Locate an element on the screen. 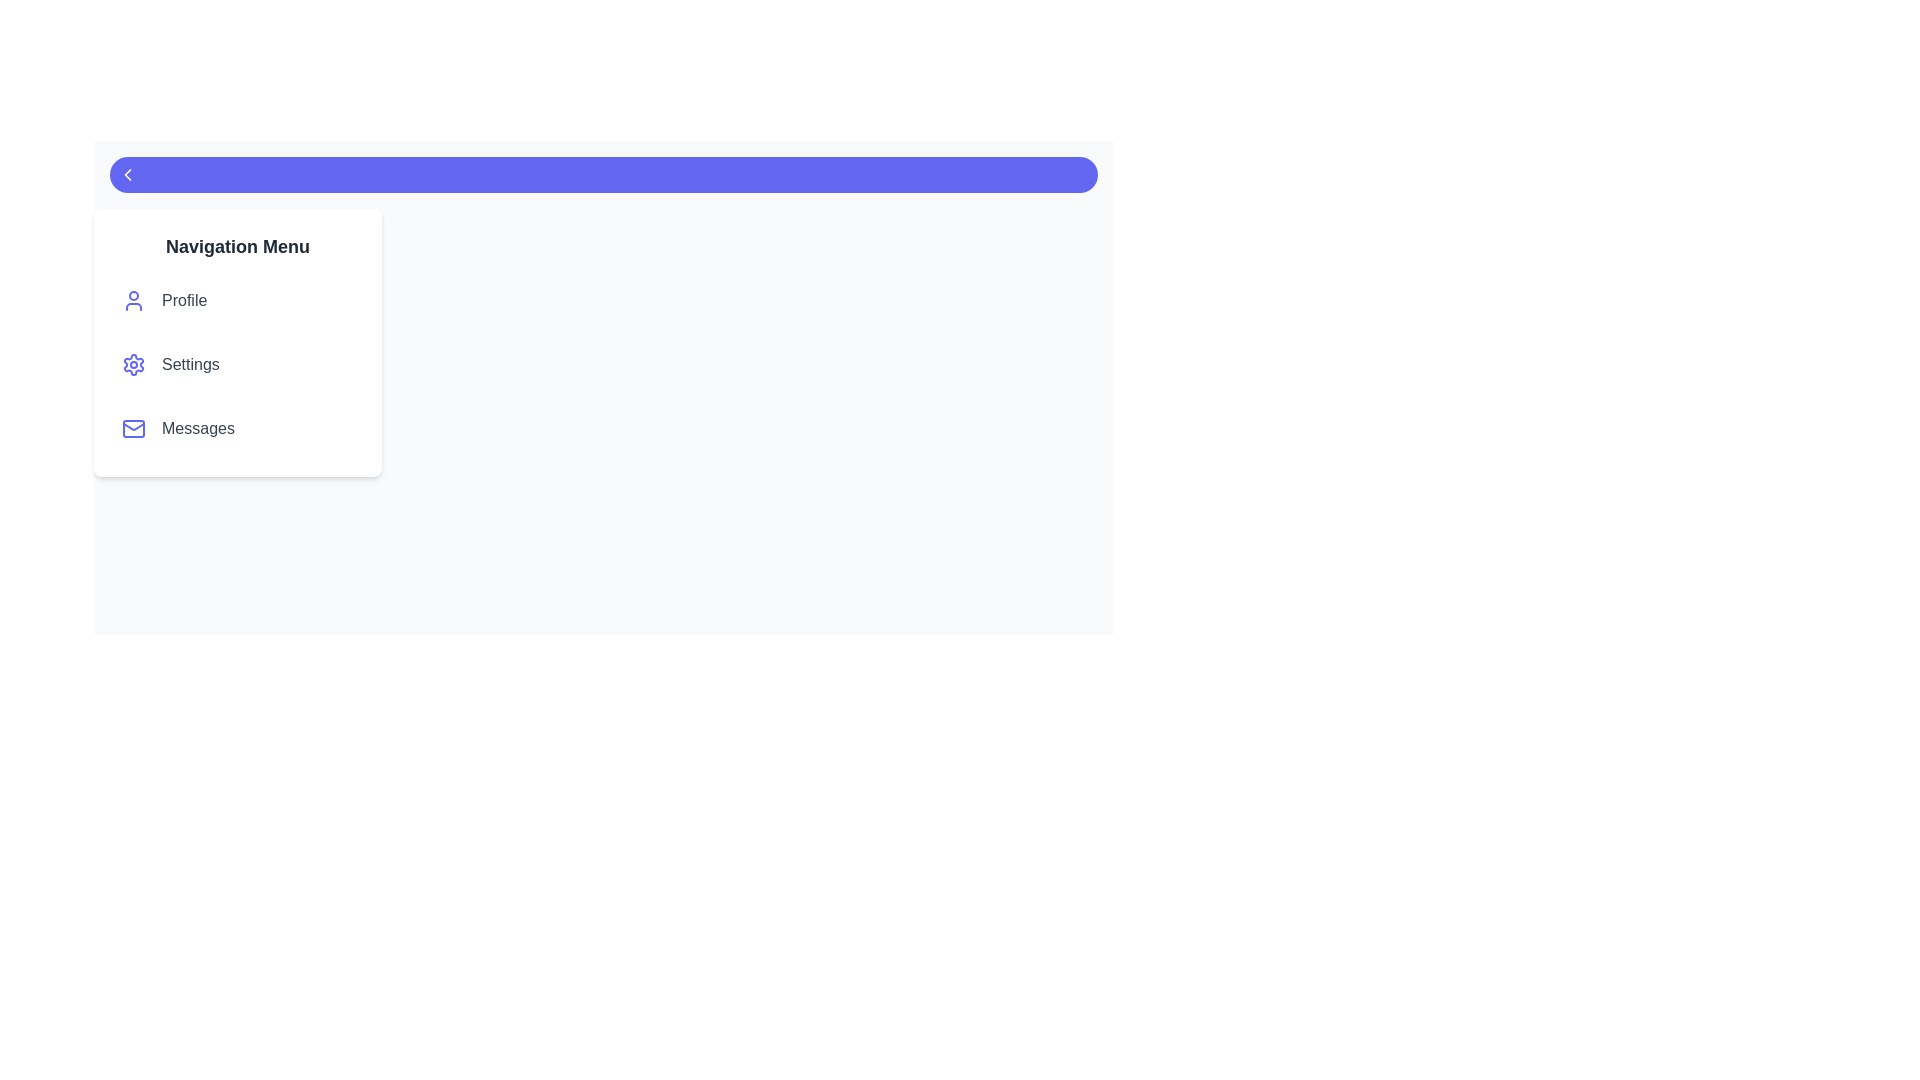 The width and height of the screenshot is (1920, 1080). the menu item labeled 'Profile' in the drawer is located at coordinates (238, 300).